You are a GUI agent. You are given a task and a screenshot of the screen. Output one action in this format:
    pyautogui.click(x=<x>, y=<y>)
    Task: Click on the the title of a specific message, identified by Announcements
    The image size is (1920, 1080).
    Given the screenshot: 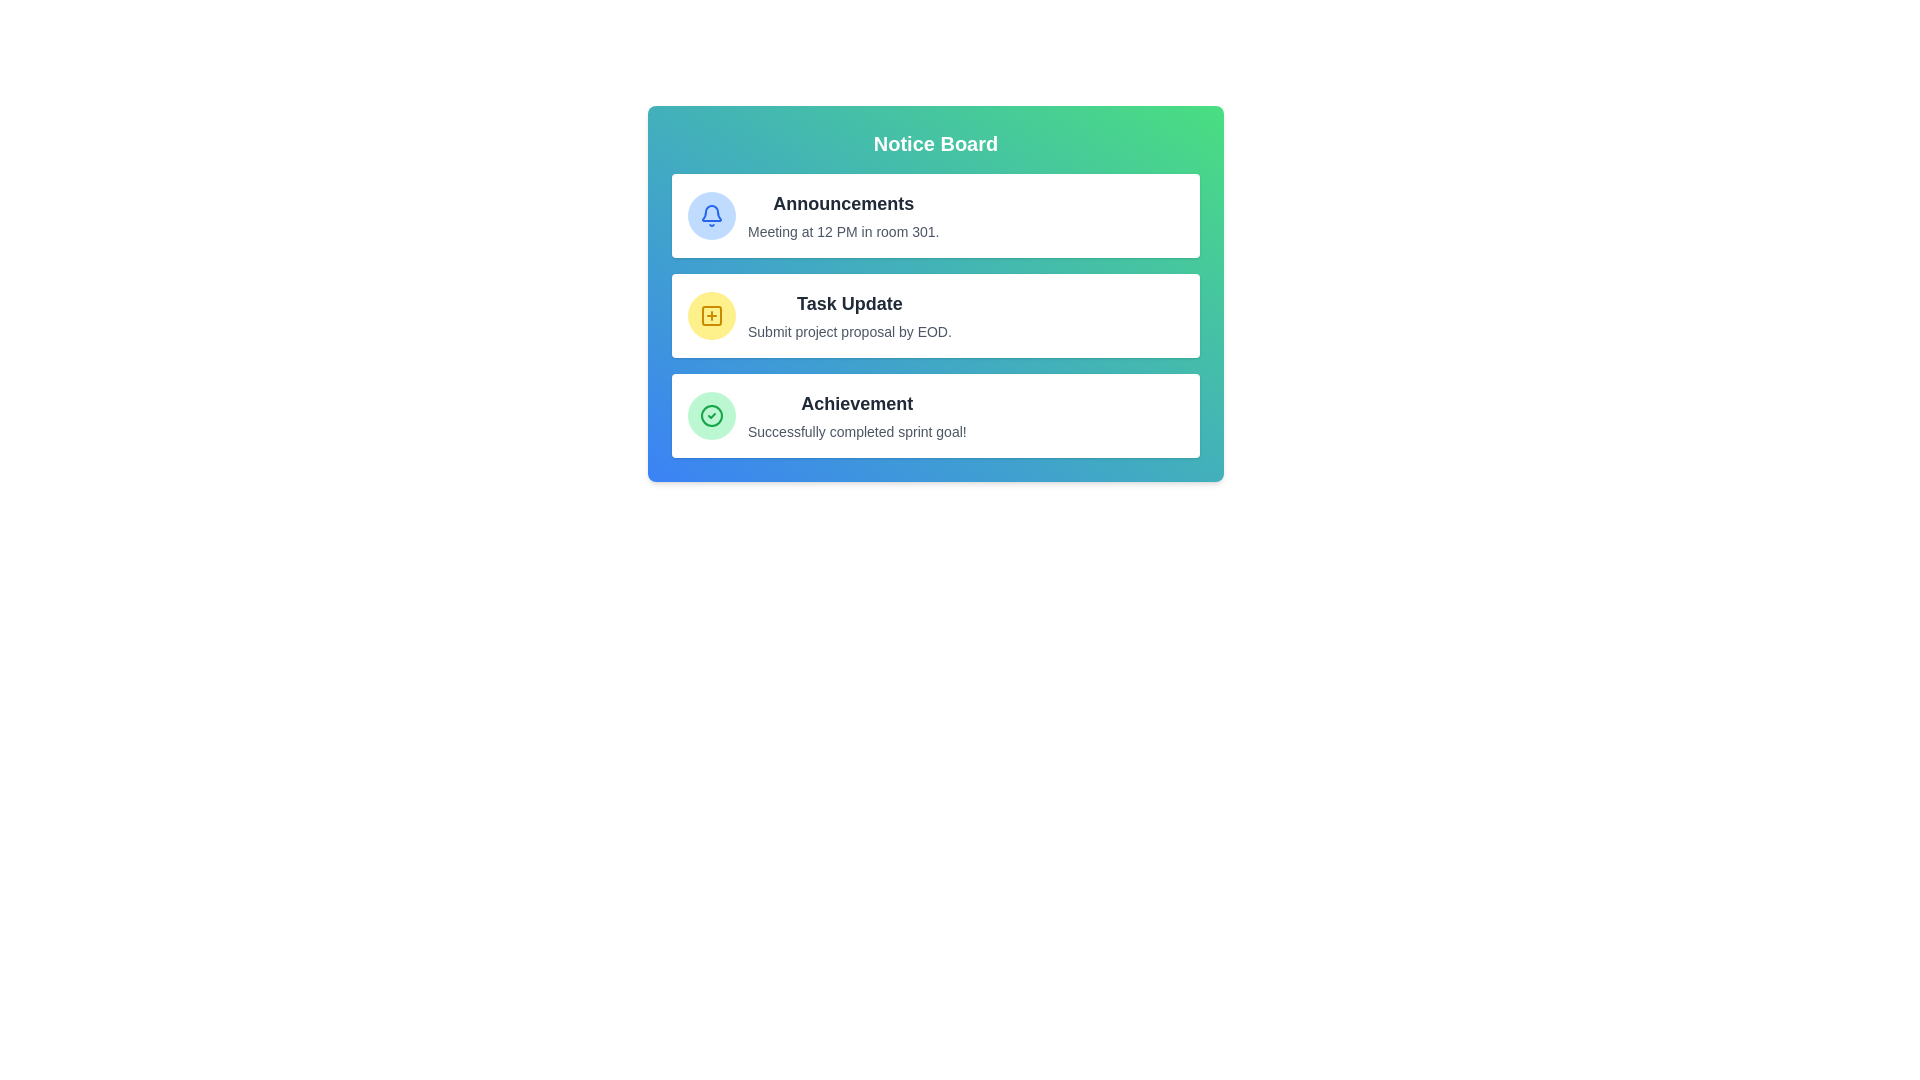 What is the action you would take?
    pyautogui.click(x=843, y=204)
    